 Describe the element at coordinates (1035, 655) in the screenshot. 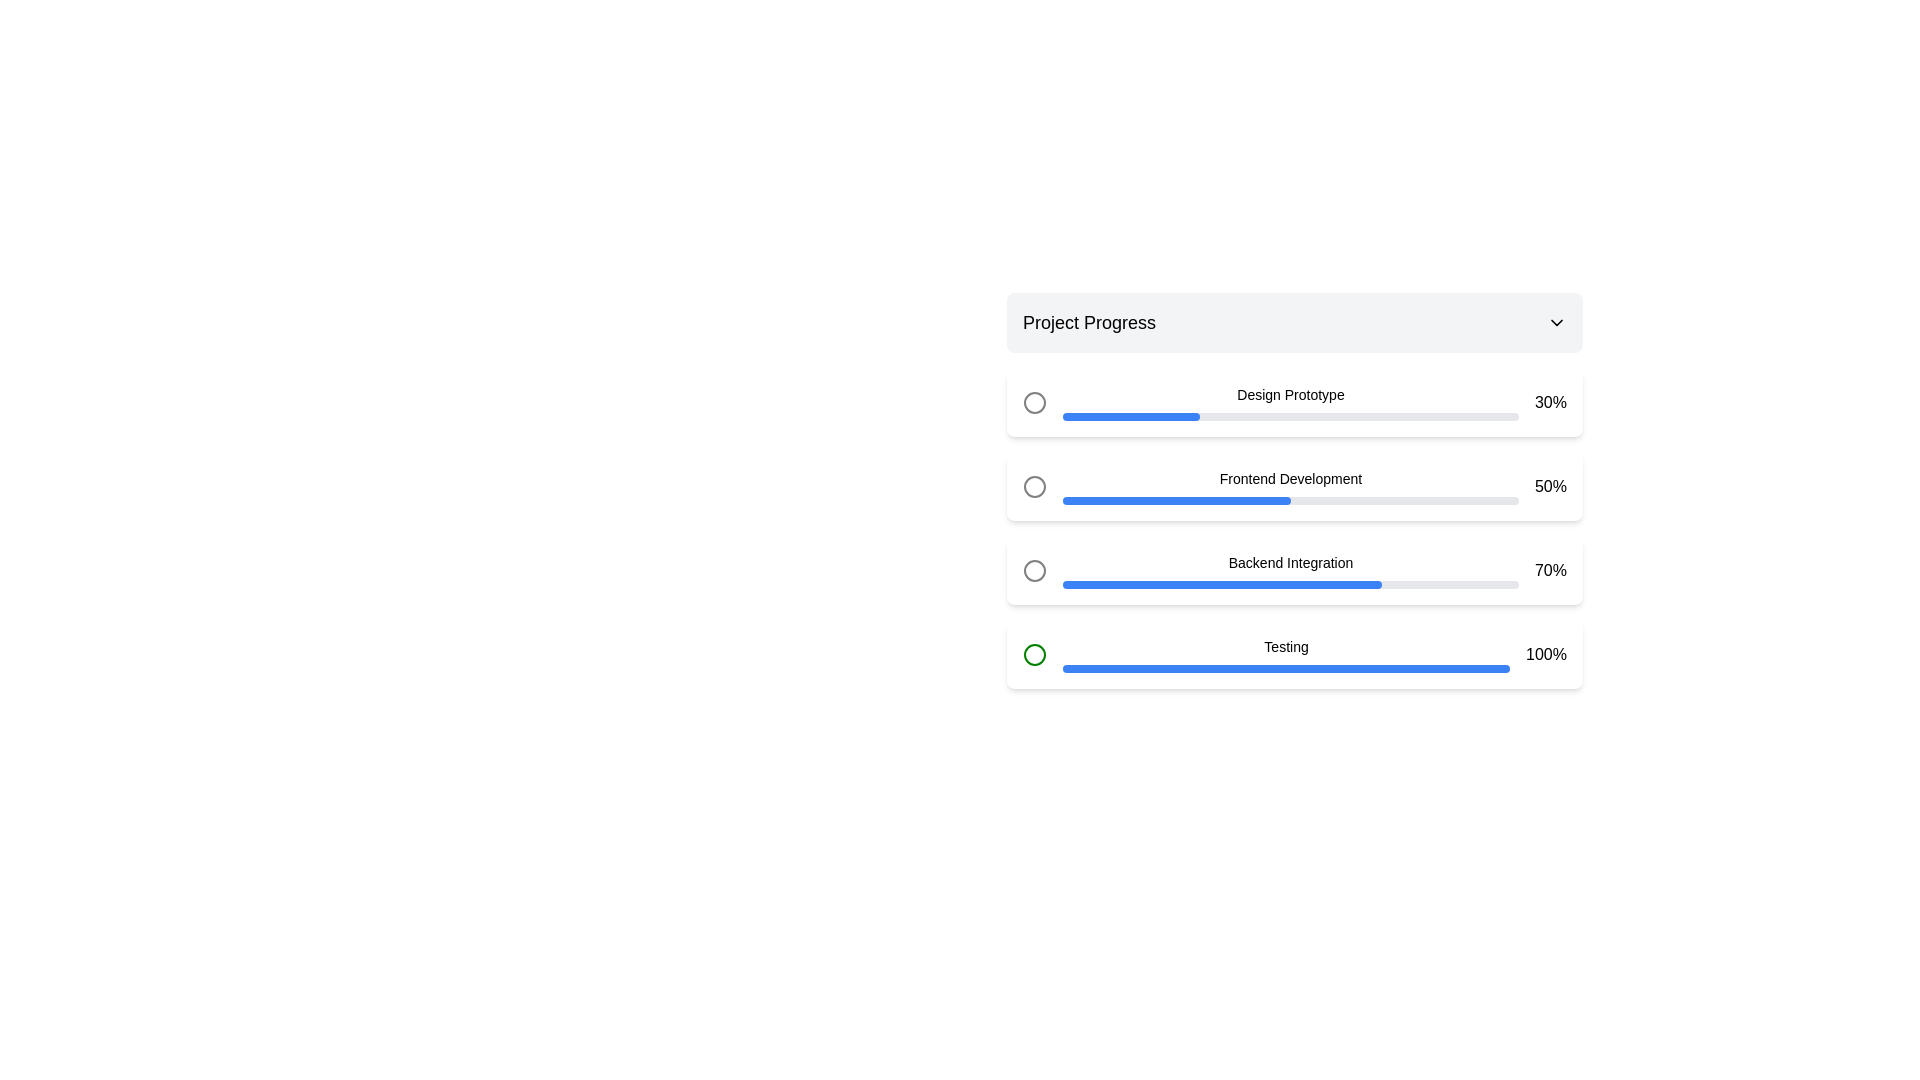

I see `the SVG Circle Element with a green stroke that represents the Testing section in the progress tracker, located at the center of the last item in the vertical list of project stages` at that location.